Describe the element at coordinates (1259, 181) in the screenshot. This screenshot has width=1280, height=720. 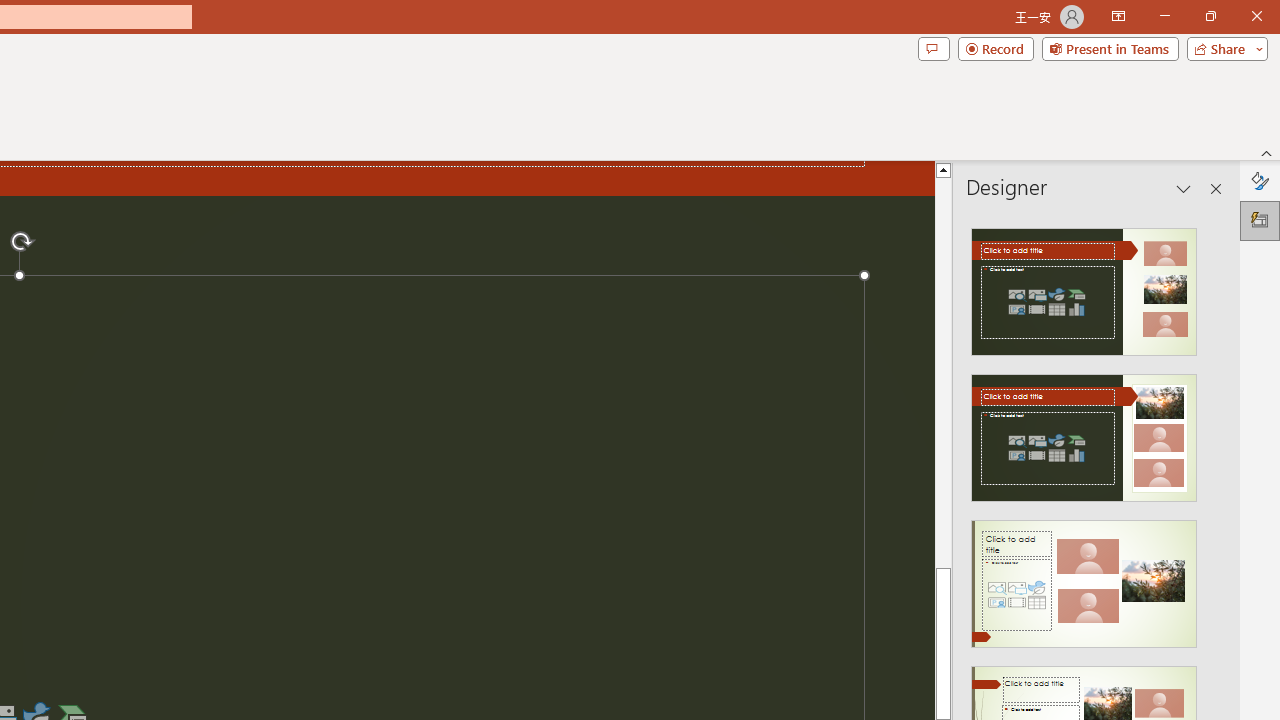
I see `'Format Background'` at that location.